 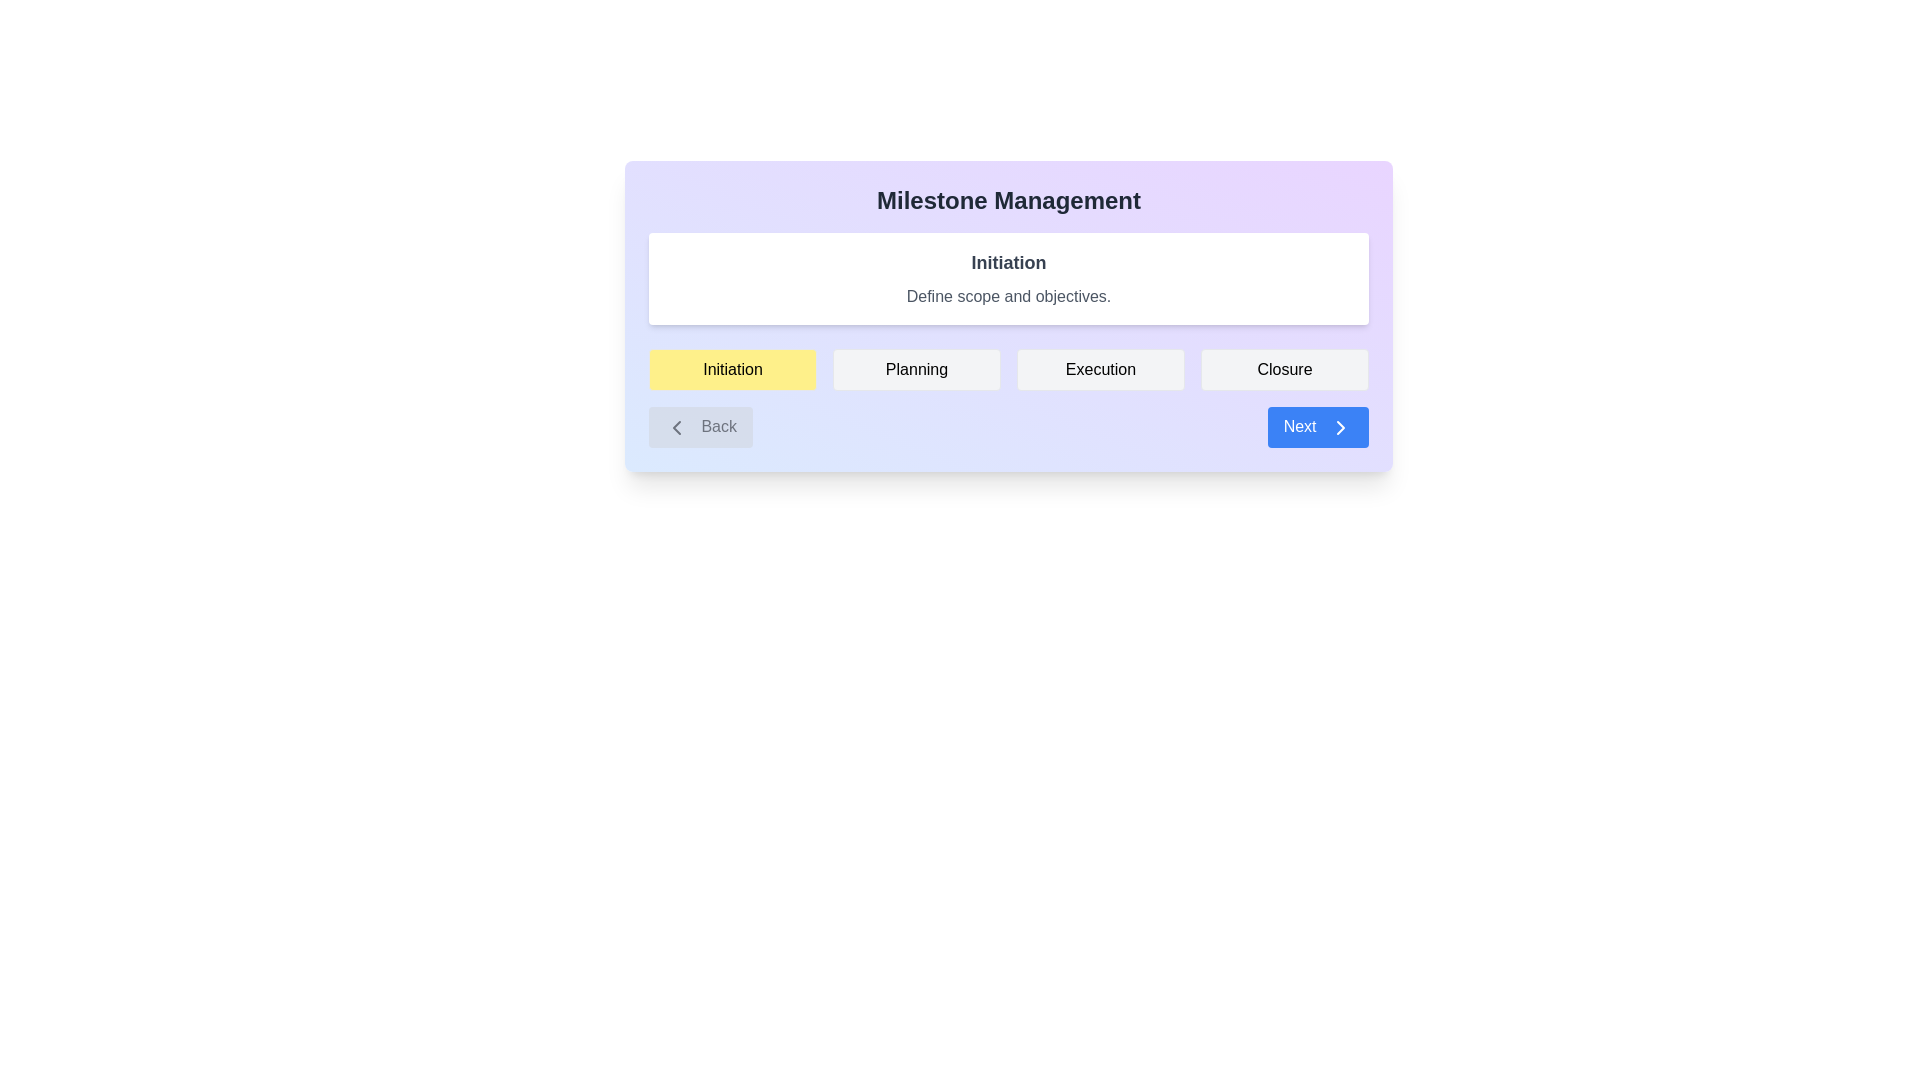 What do you see at coordinates (915, 370) in the screenshot?
I see `the 'Planning' button, which is the second button in a grid layout, located to the right of 'Initiation' and to the left of 'Execution'` at bounding box center [915, 370].